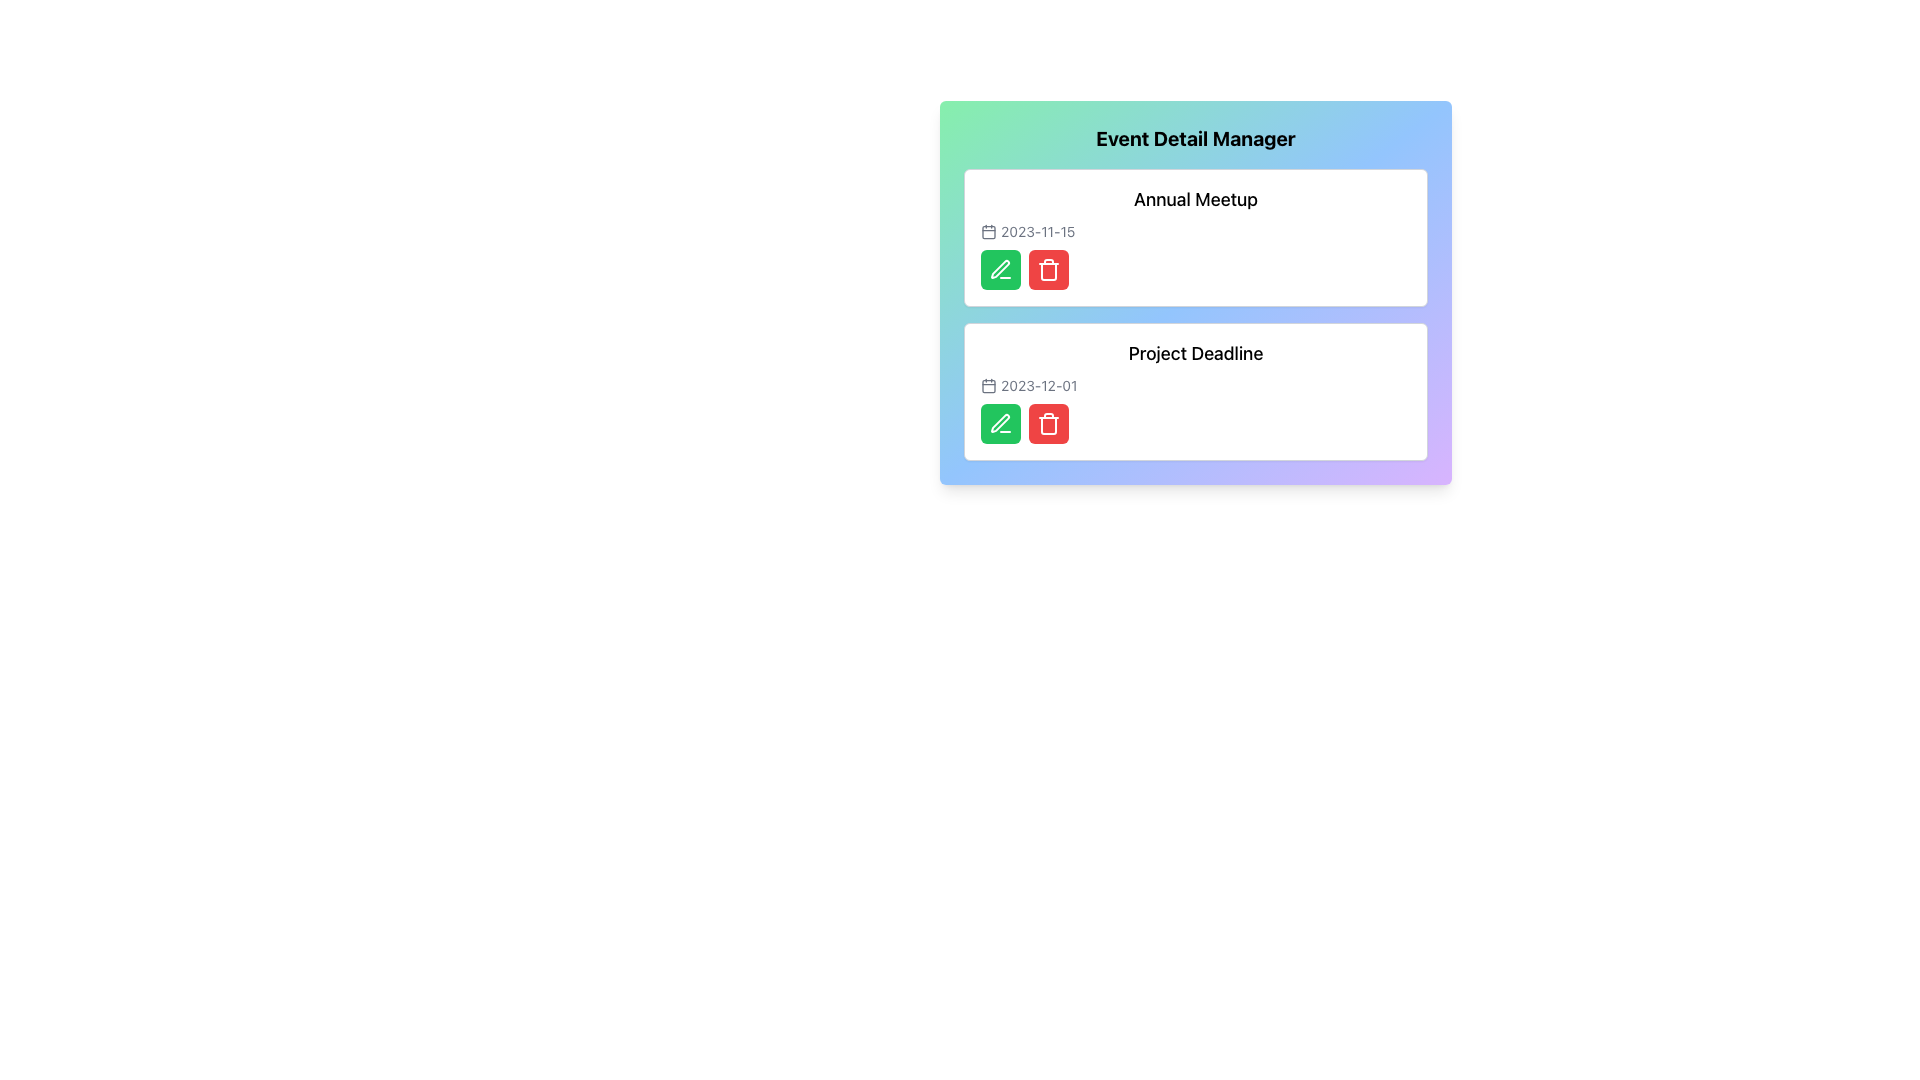 The height and width of the screenshot is (1080, 1920). I want to click on the miniature calendar icon, which is a small square-shaped icon with a light gray or white outline, located to the left of the date '2023-11-15' in the upper section of the interface, so click(988, 230).